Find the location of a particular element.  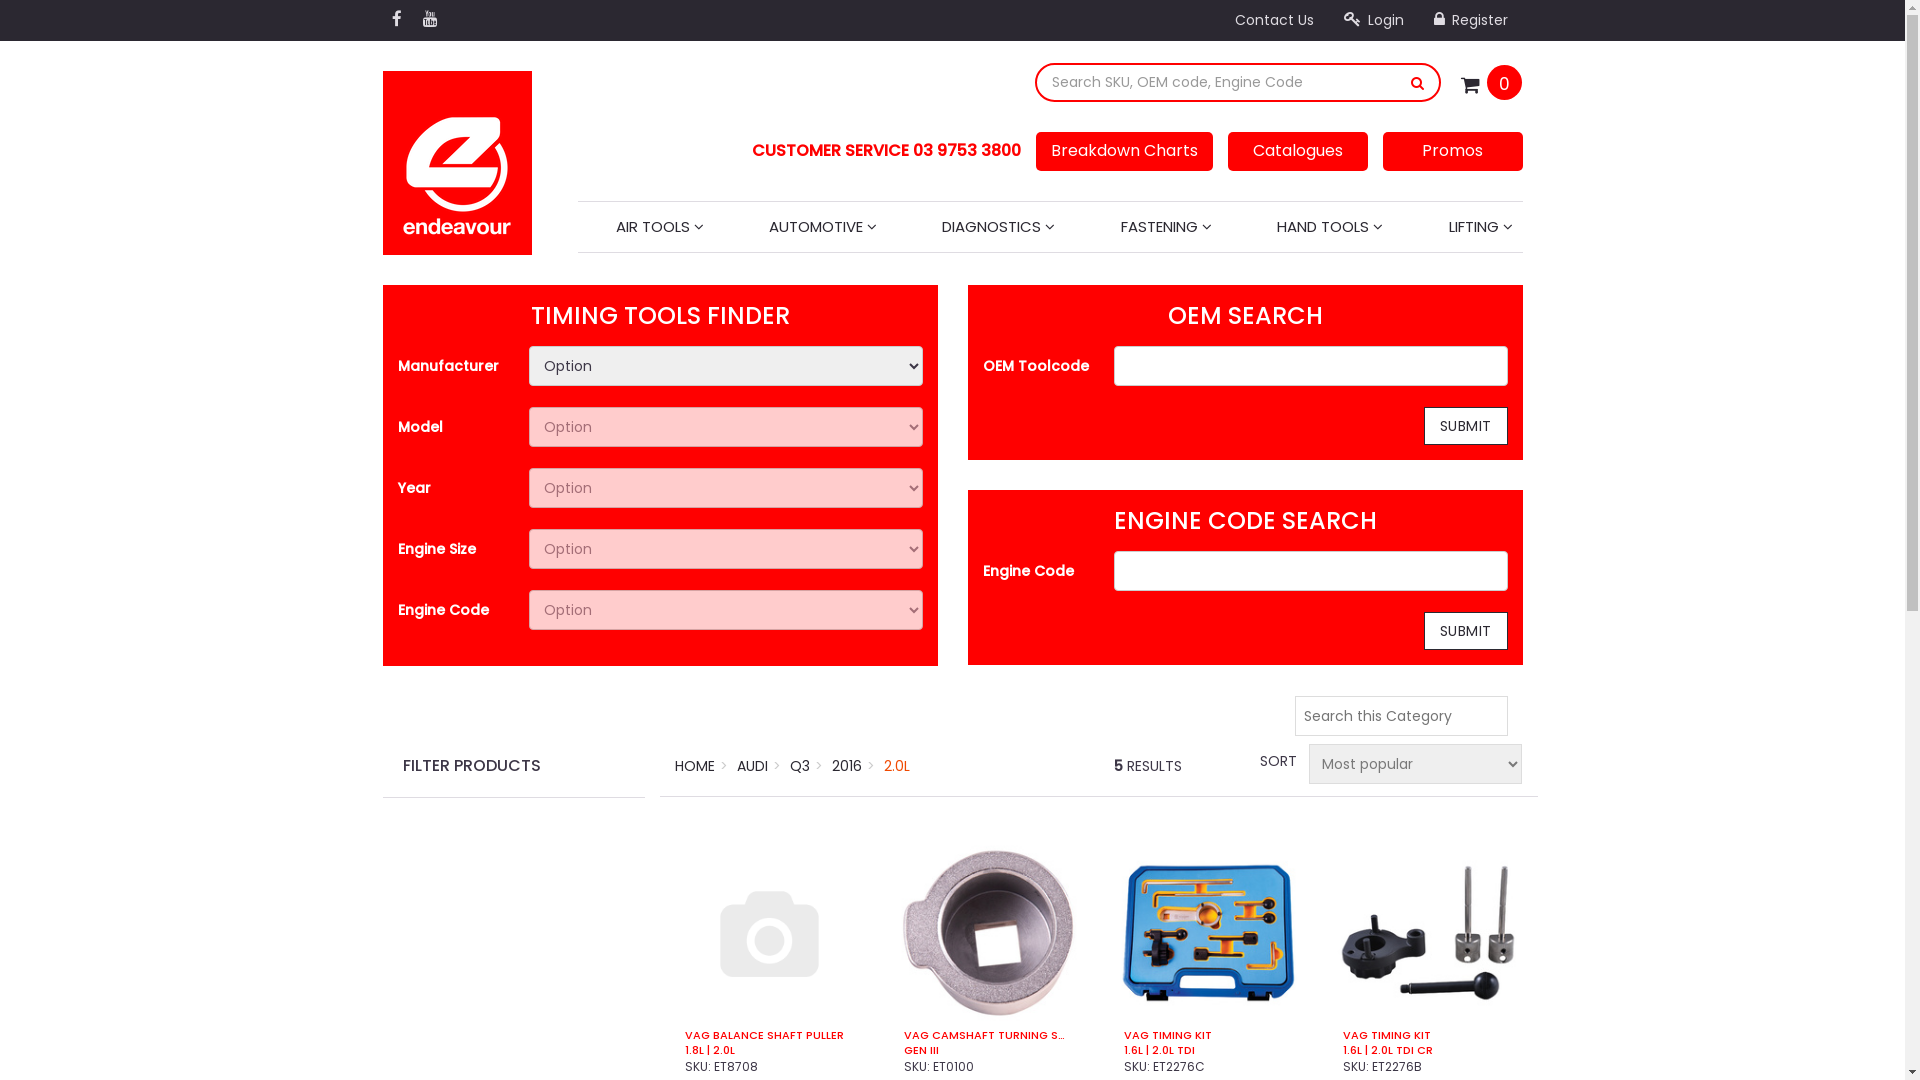

'1.6L | 2.0L TDI' is located at coordinates (1207, 1049).